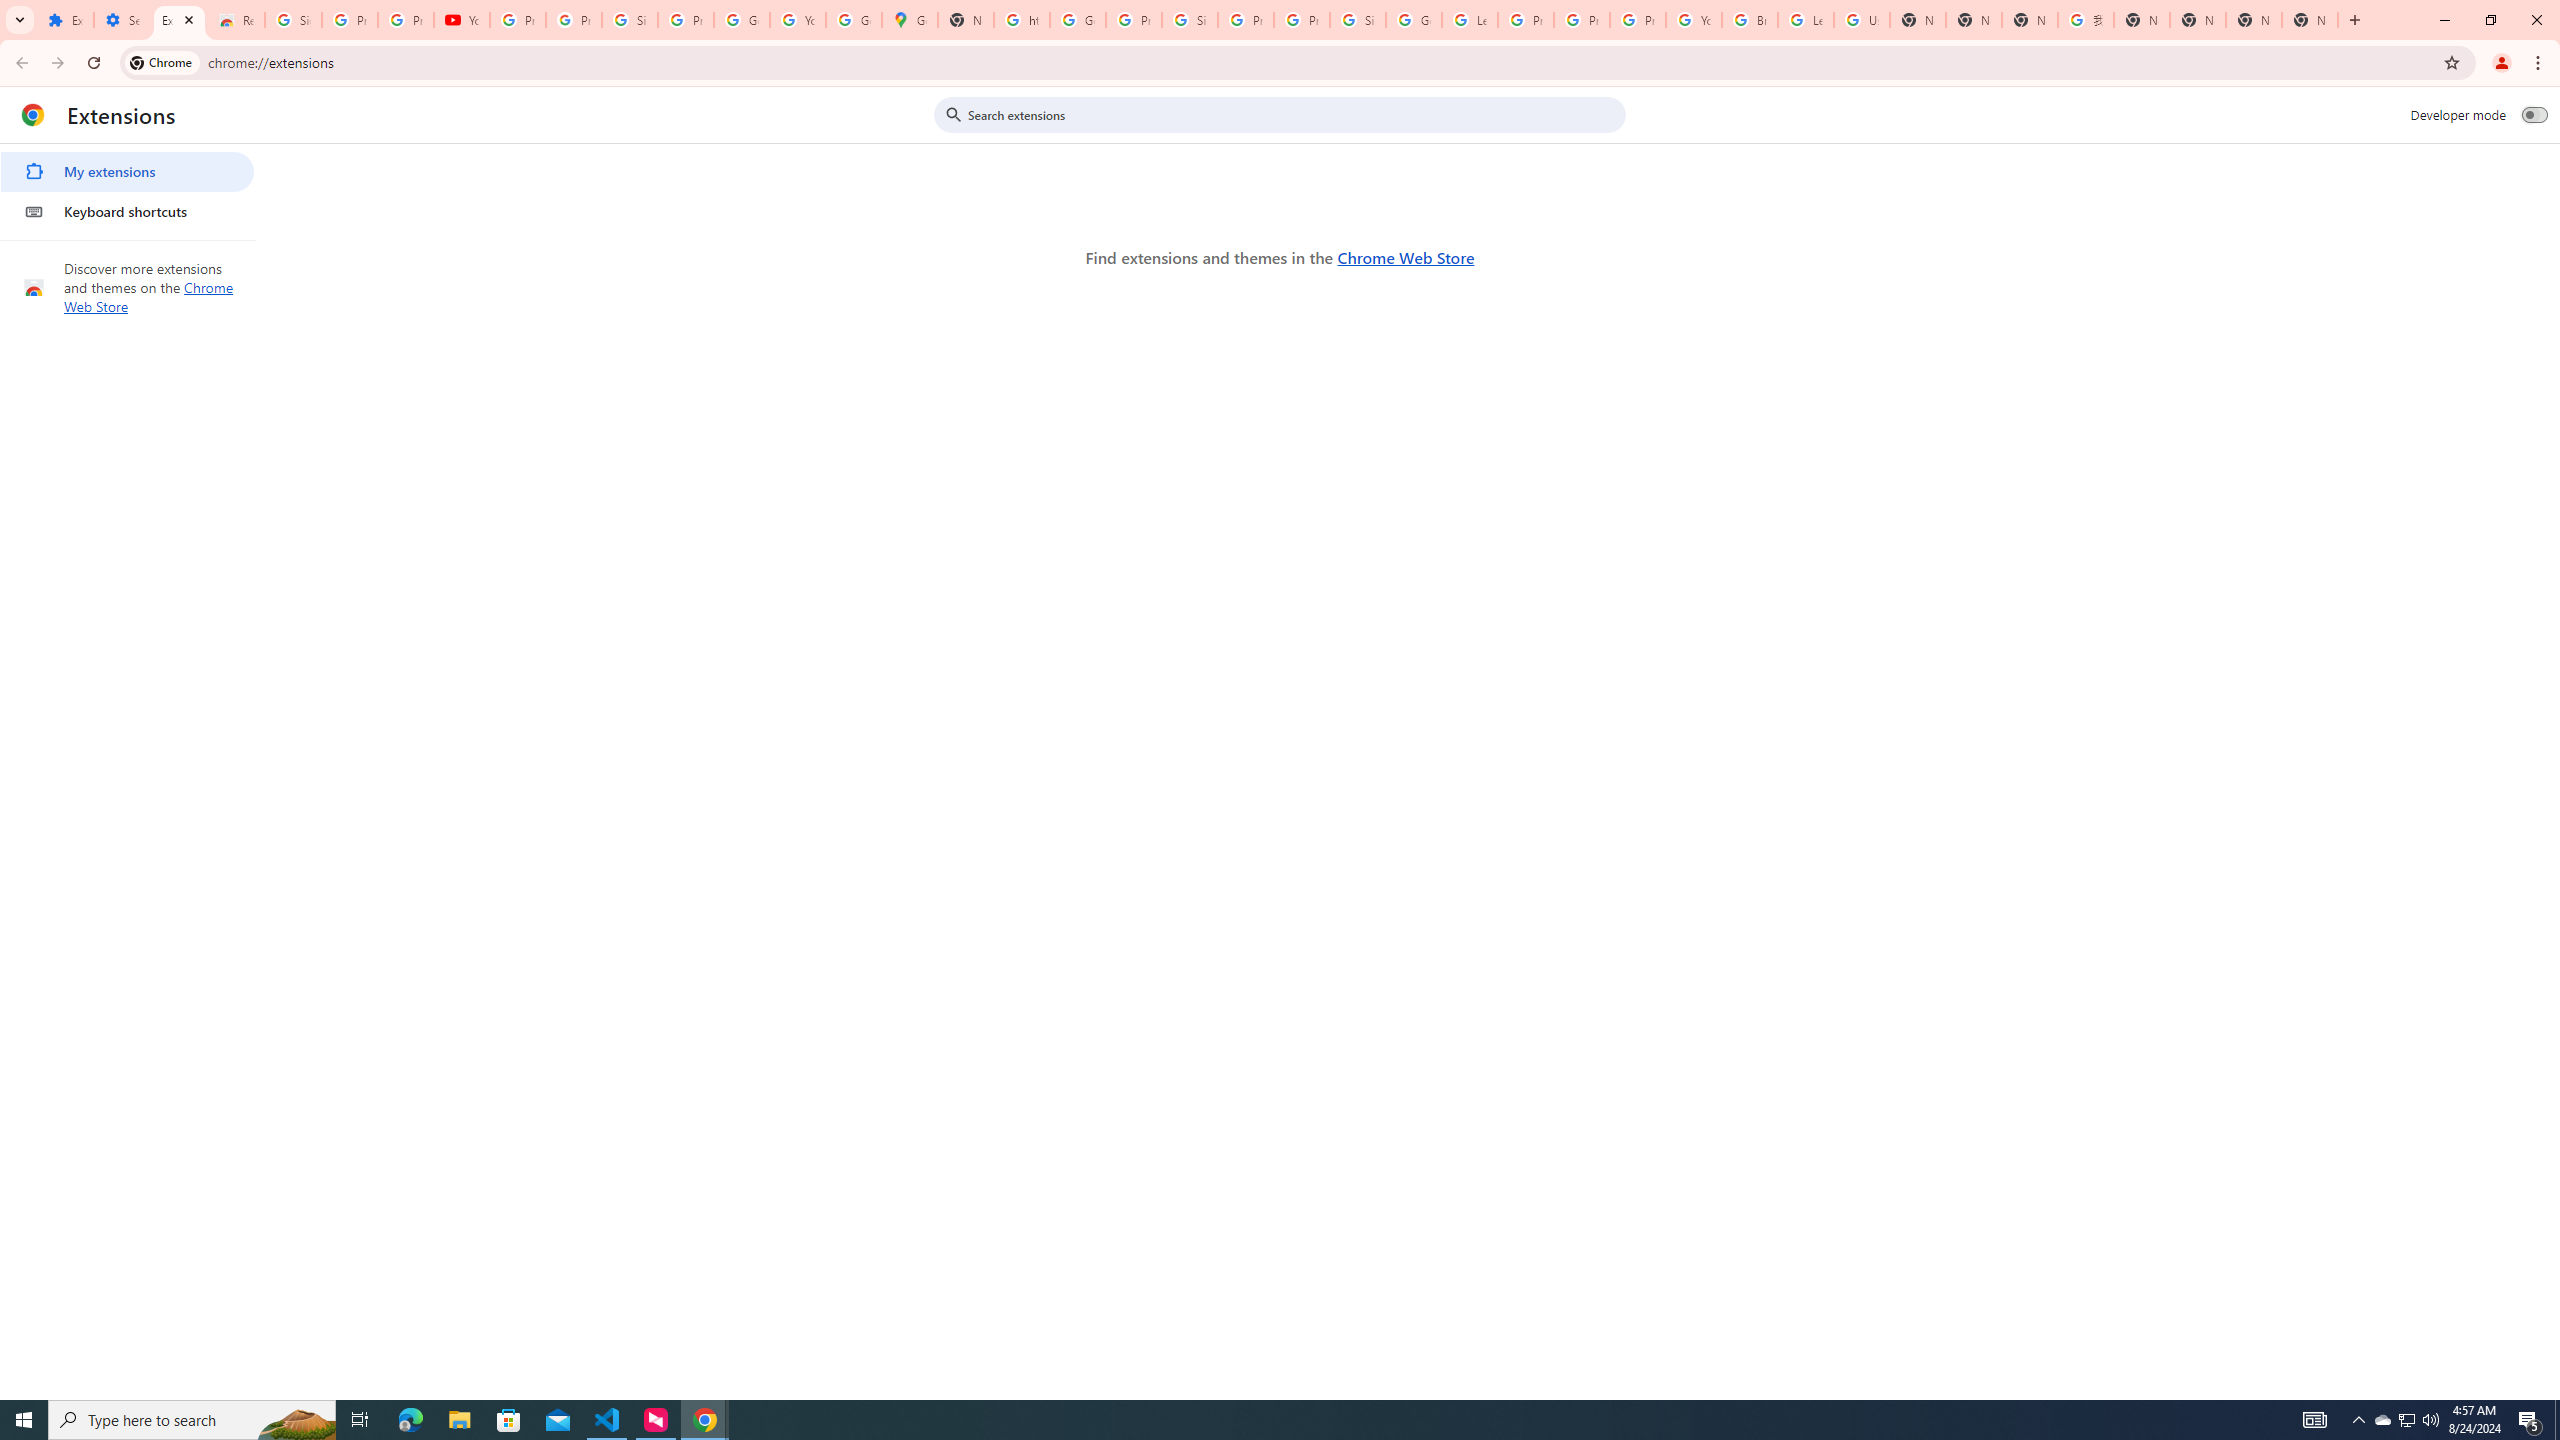 This screenshot has height=1440, width=2560. Describe the element at coordinates (1293, 114) in the screenshot. I see `'Search extensions'` at that location.